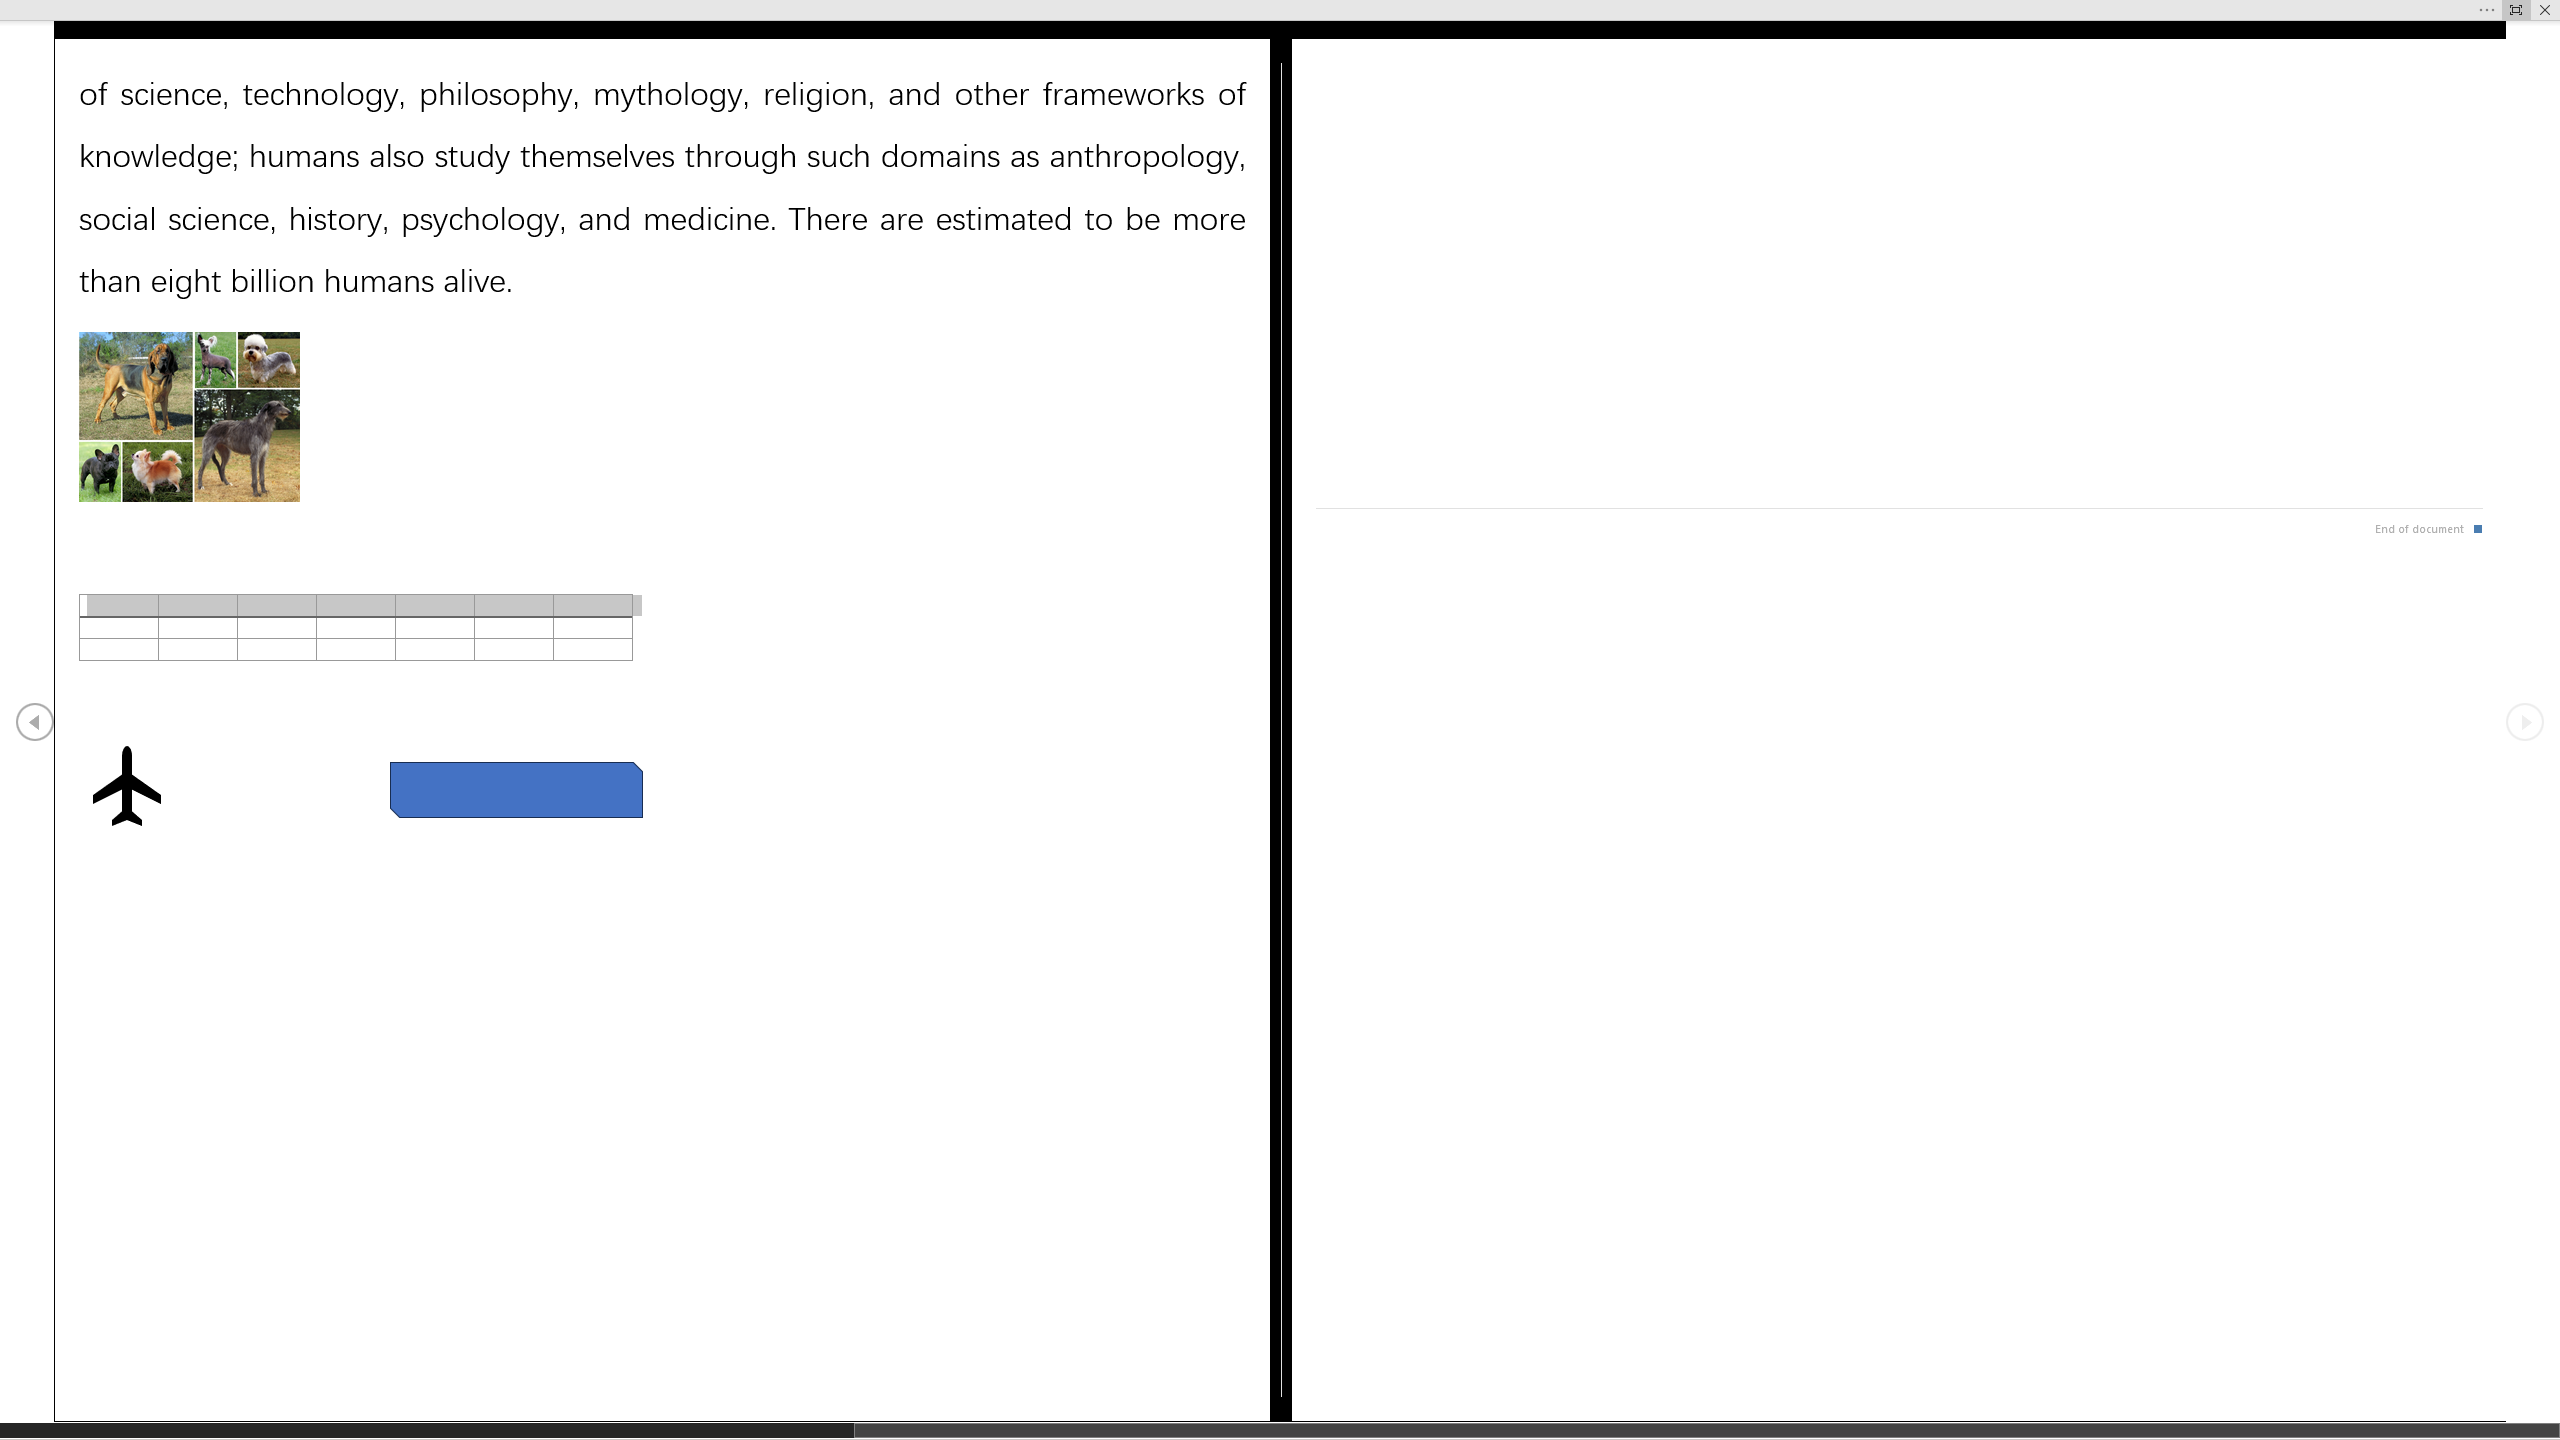  I want to click on 'Rectangle: Diagonal Corners Snipped 2', so click(514, 788).